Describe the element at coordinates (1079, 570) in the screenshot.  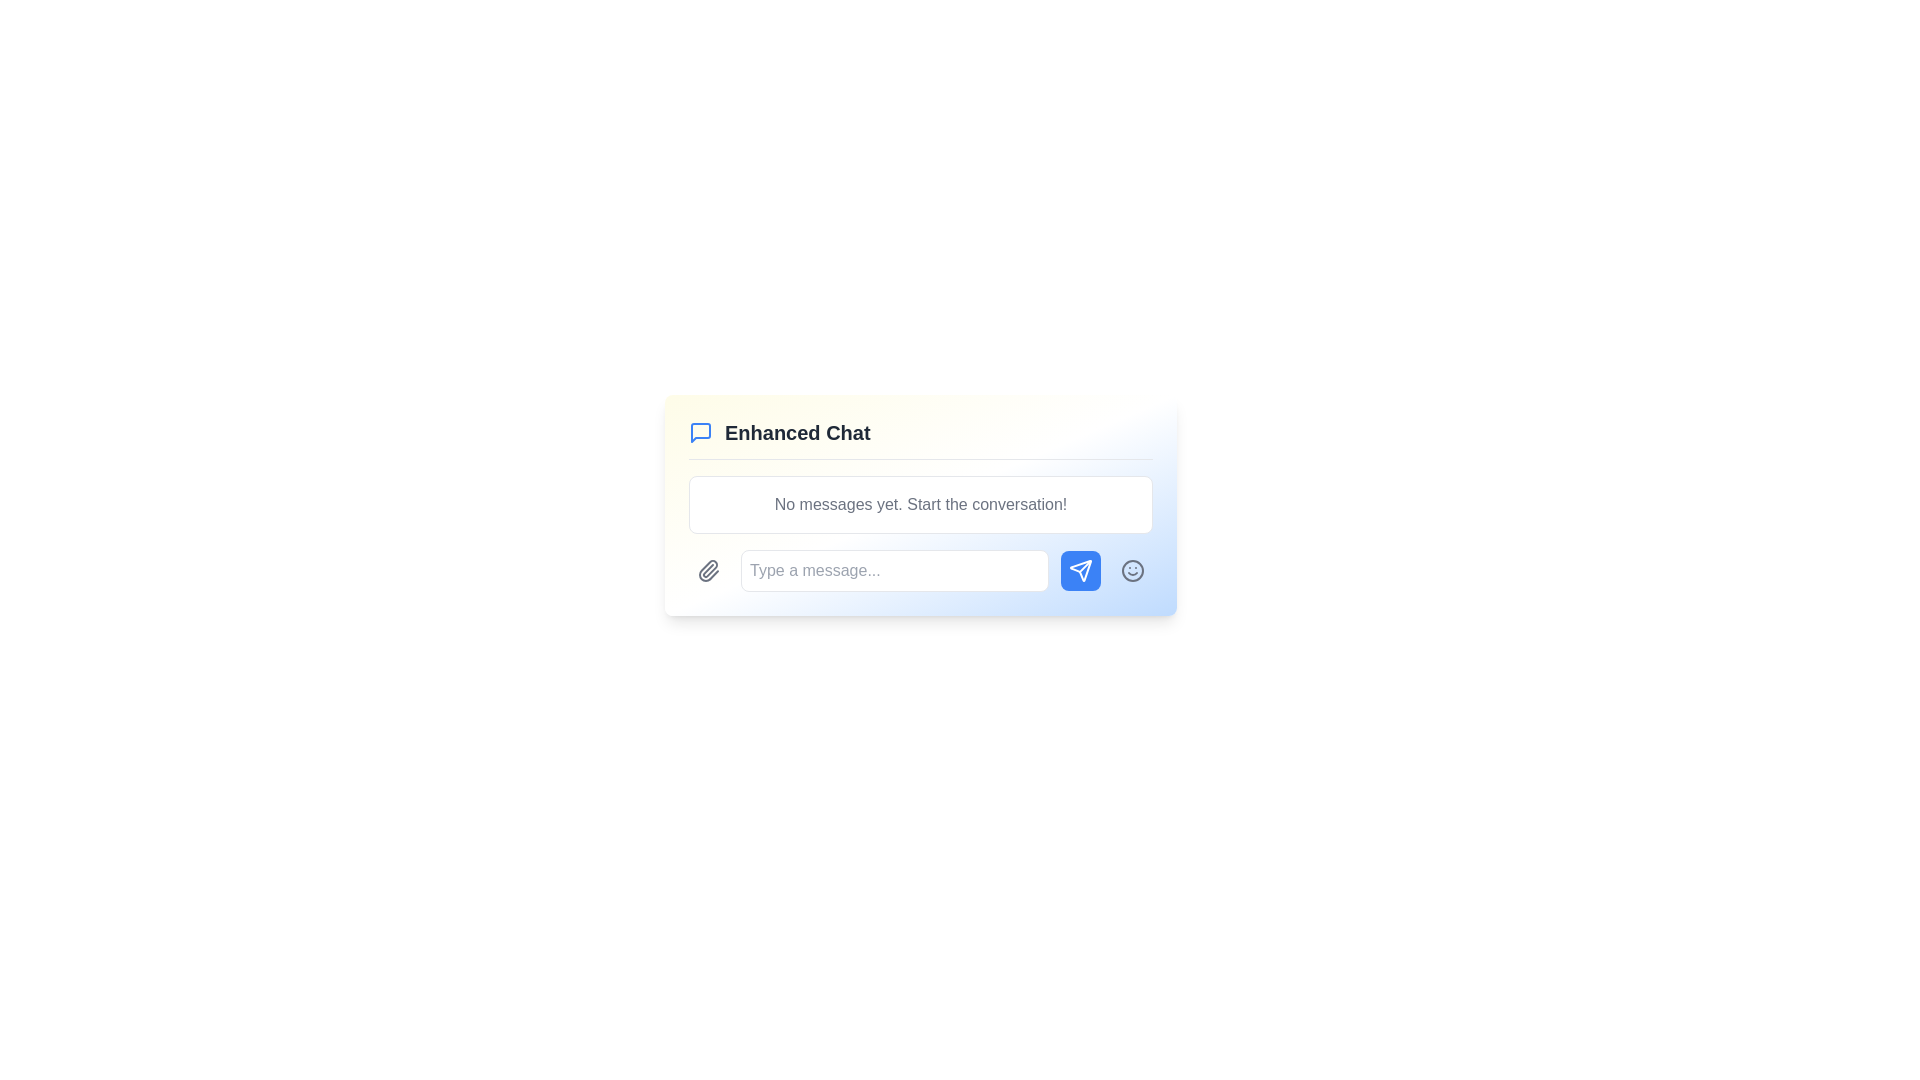
I see `the blue triangular 'Send' icon embedded within the circular button located at the bottom right of the chat interface` at that location.